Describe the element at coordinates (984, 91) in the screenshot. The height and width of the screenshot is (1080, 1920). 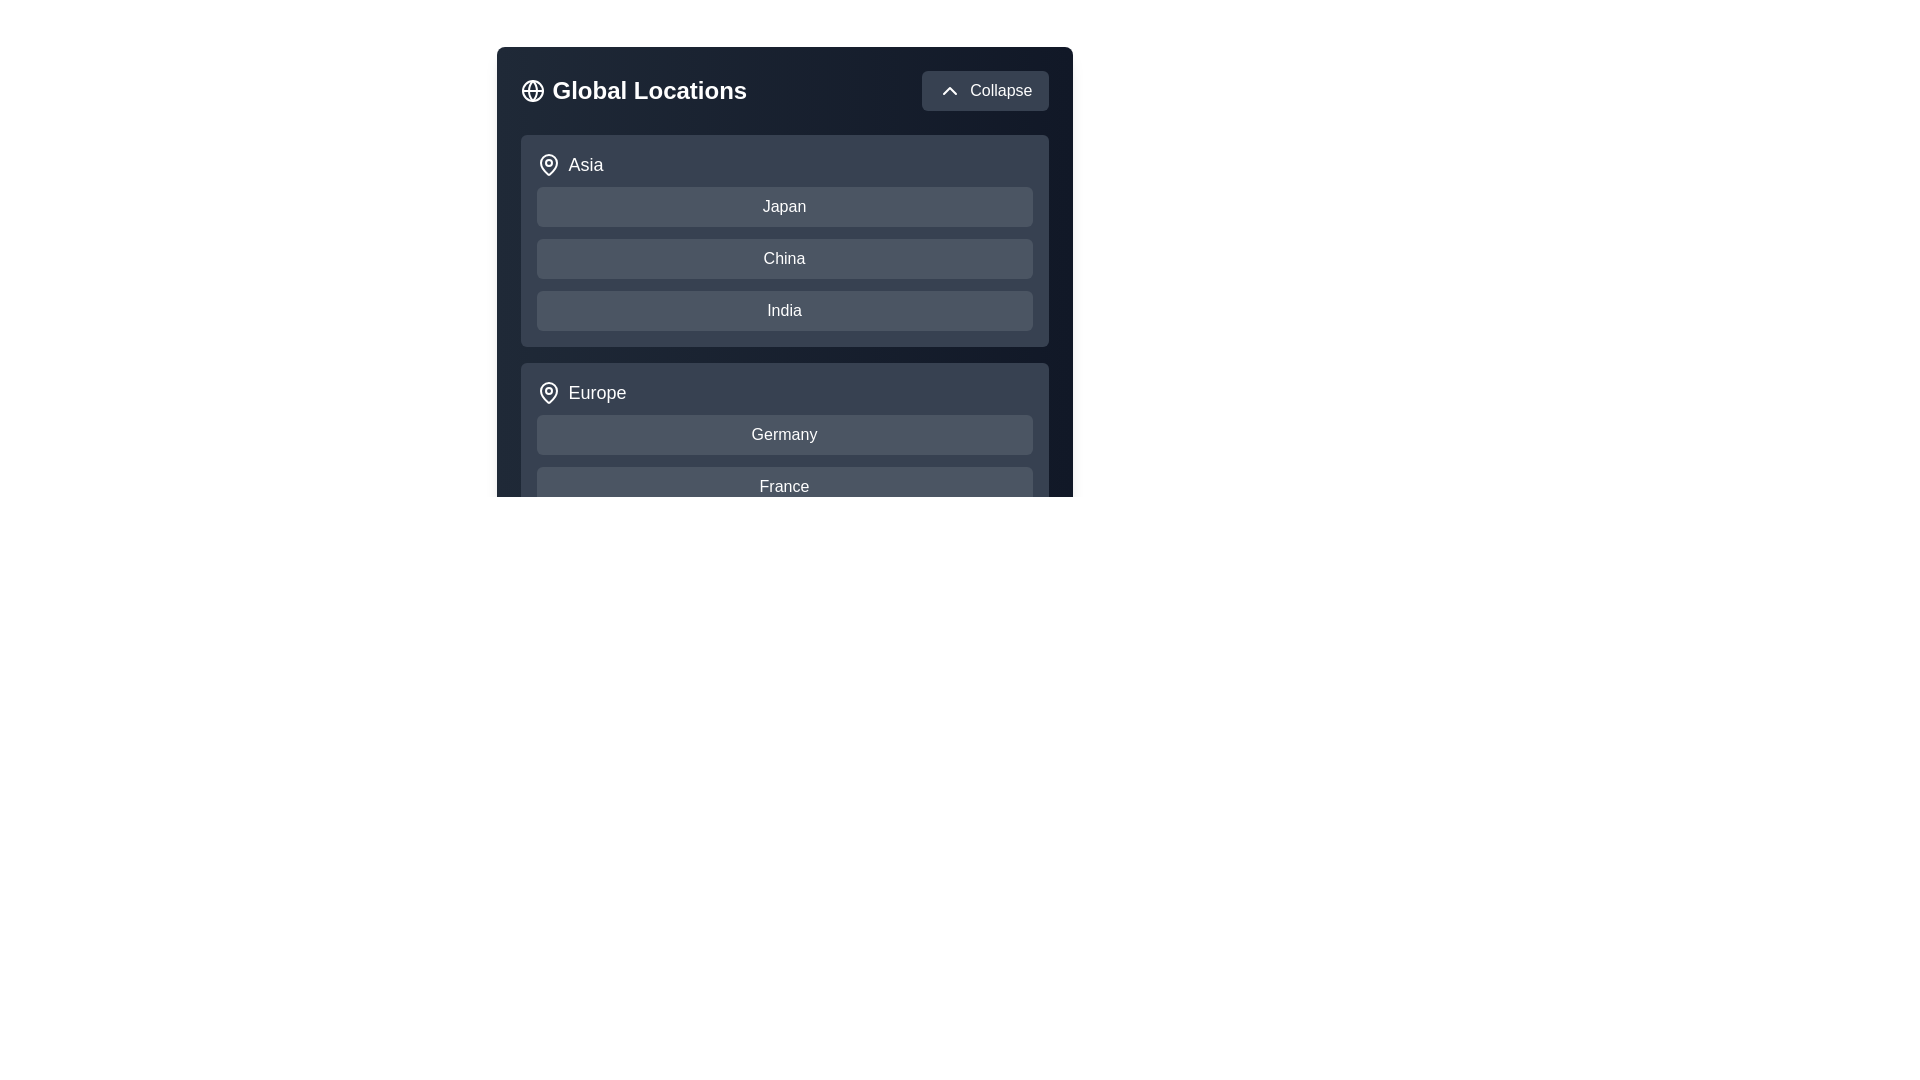
I see `'Collapse' button to collapse the global locations list` at that location.